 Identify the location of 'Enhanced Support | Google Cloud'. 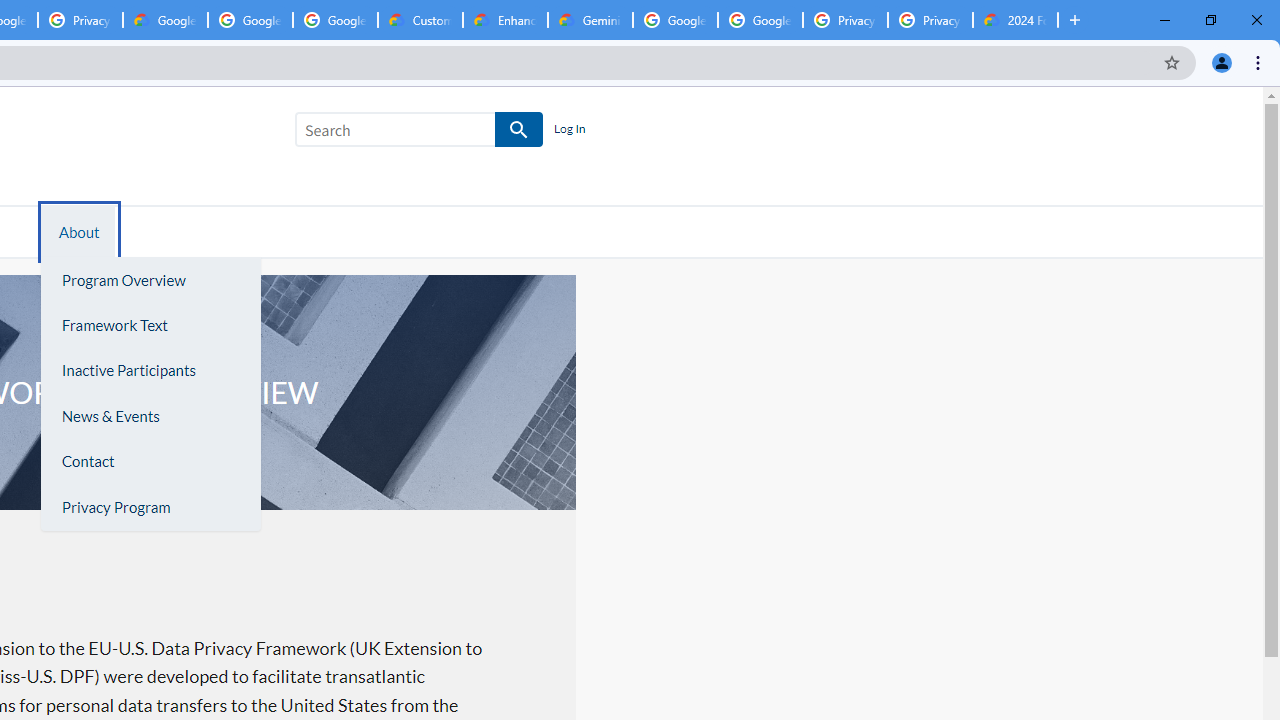
(505, 20).